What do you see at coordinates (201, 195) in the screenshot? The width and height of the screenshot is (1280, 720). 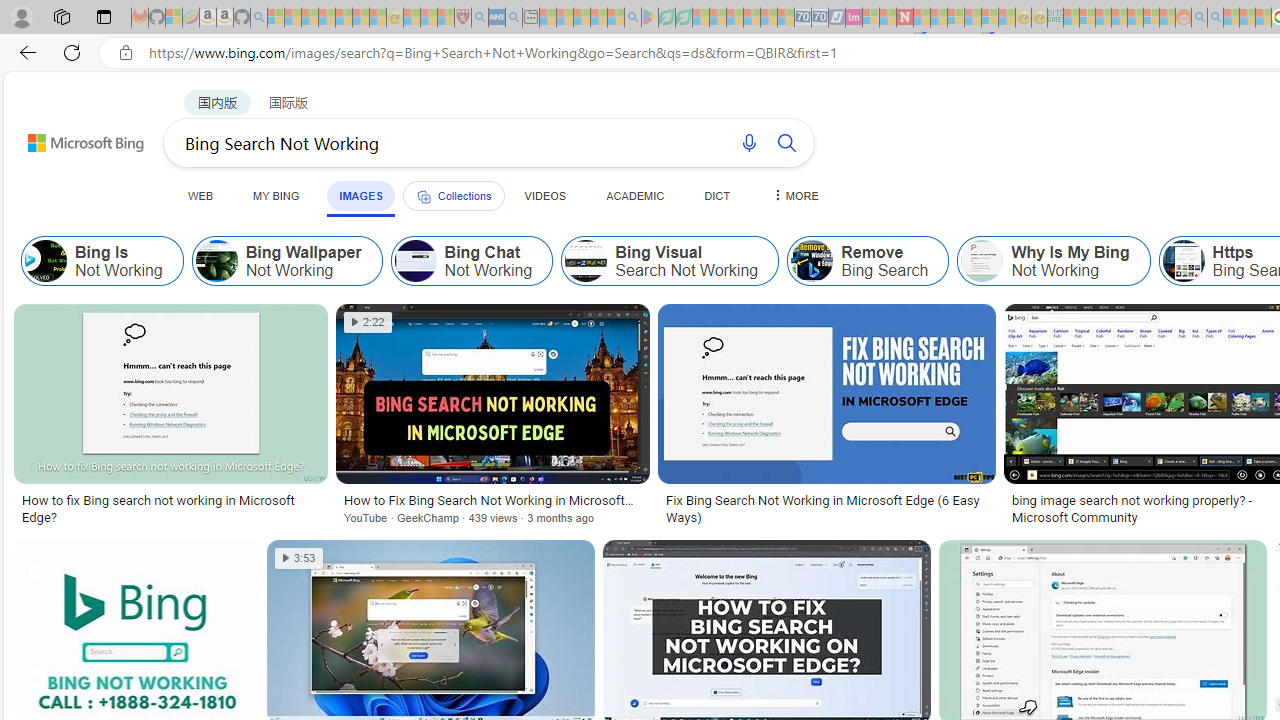 I see `'WEB'` at bounding box center [201, 195].